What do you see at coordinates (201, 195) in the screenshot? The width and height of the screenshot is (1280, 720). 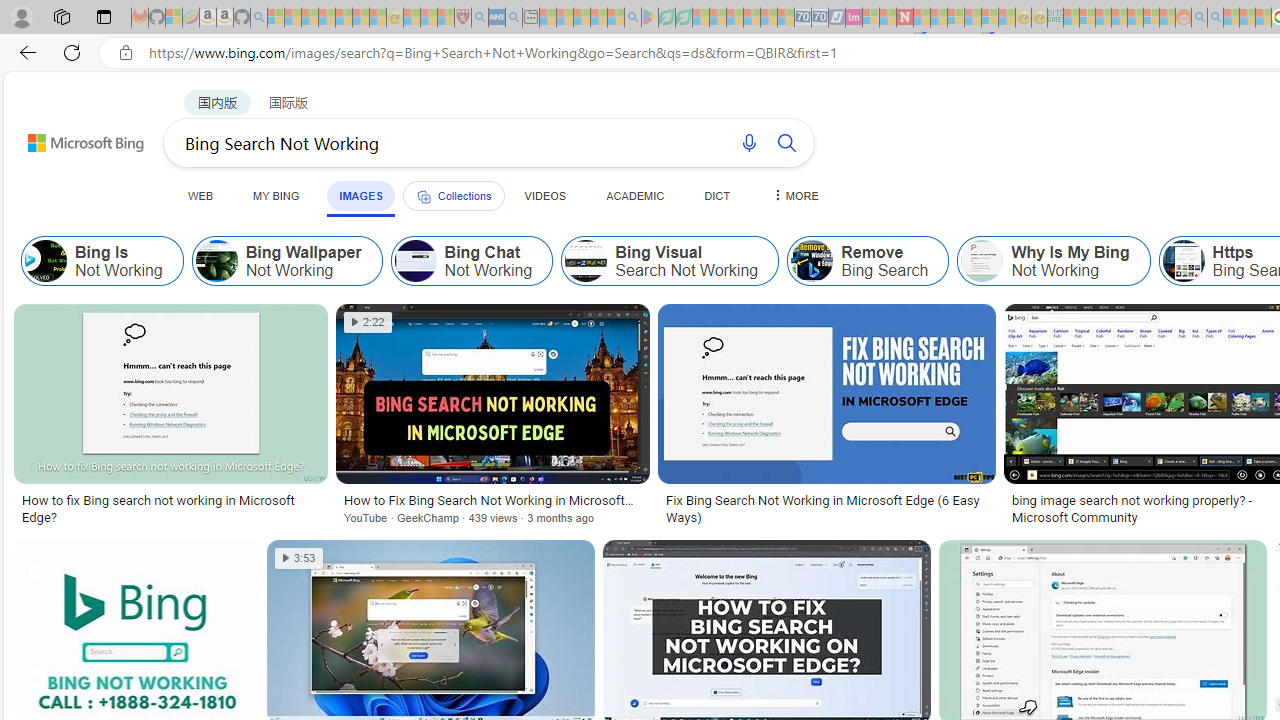 I see `'WEB'` at bounding box center [201, 195].